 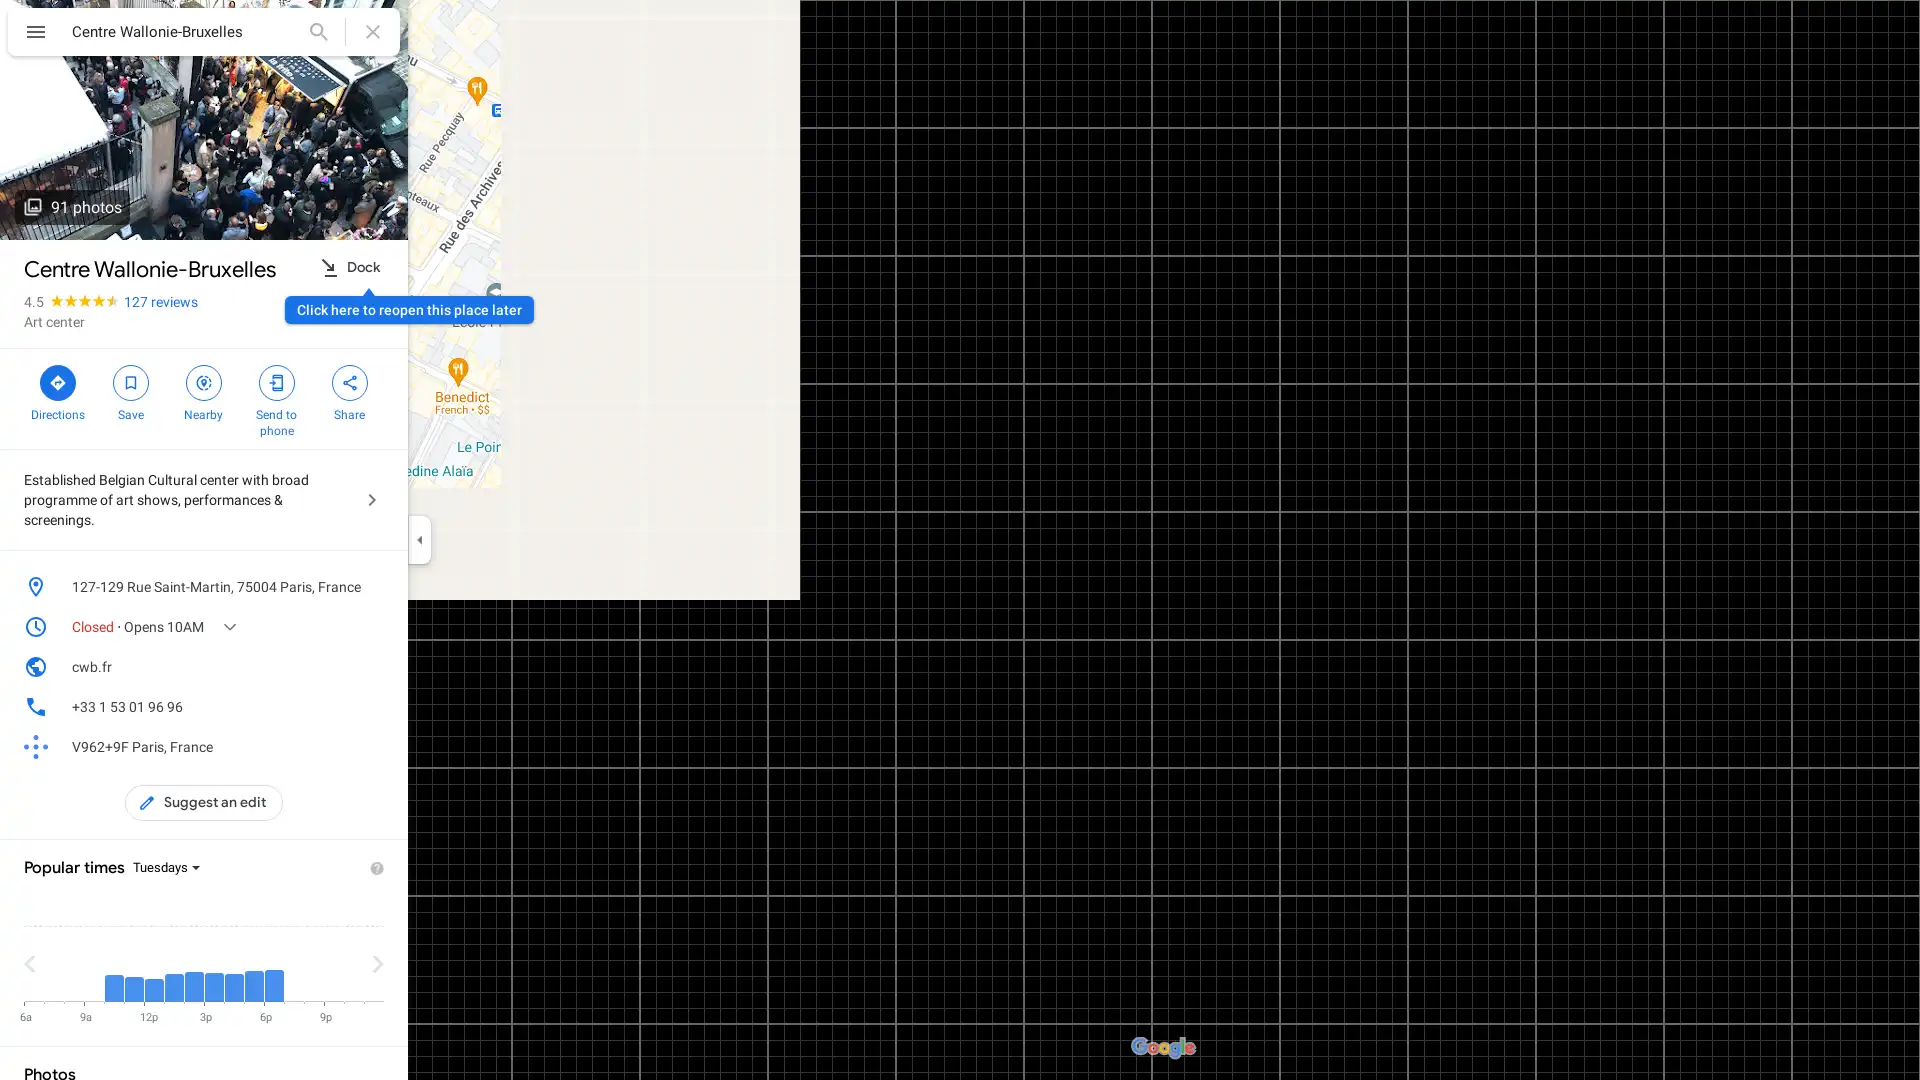 I want to click on Go to the next day, so click(x=378, y=963).